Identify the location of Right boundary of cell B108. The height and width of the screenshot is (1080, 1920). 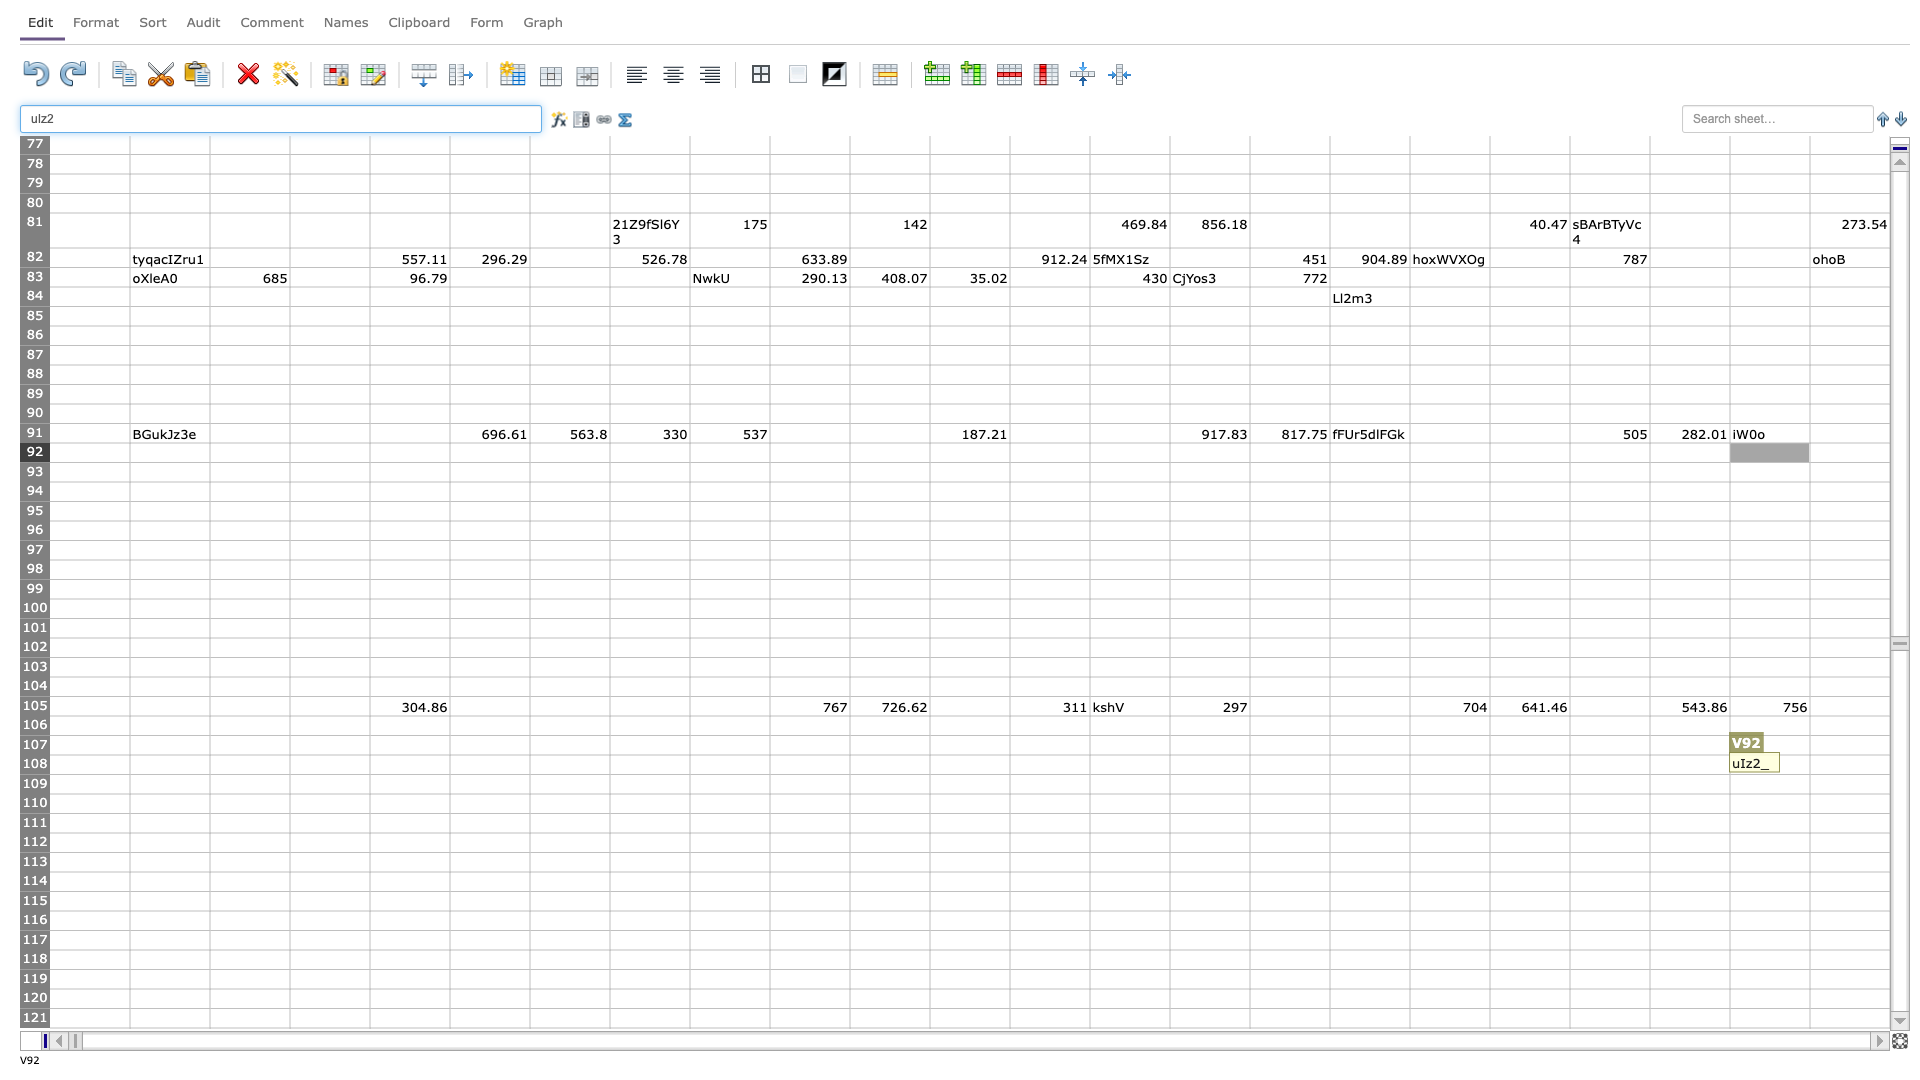
(210, 764).